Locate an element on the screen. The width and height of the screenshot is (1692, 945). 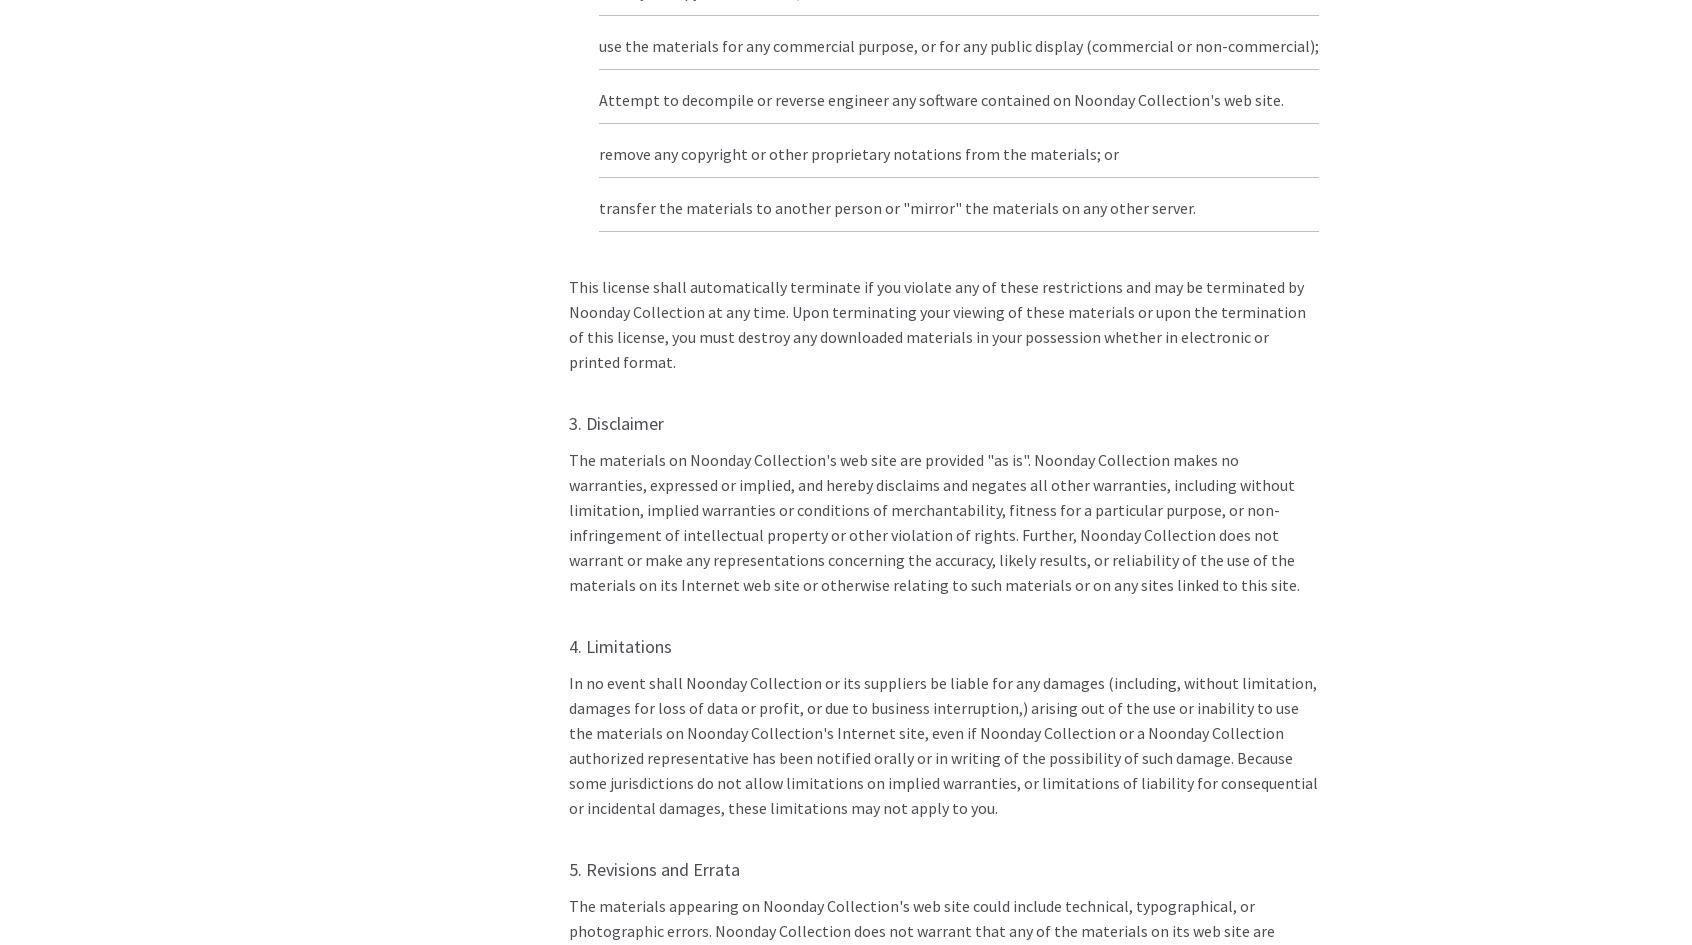
'4. Limitations' is located at coordinates (618, 645).